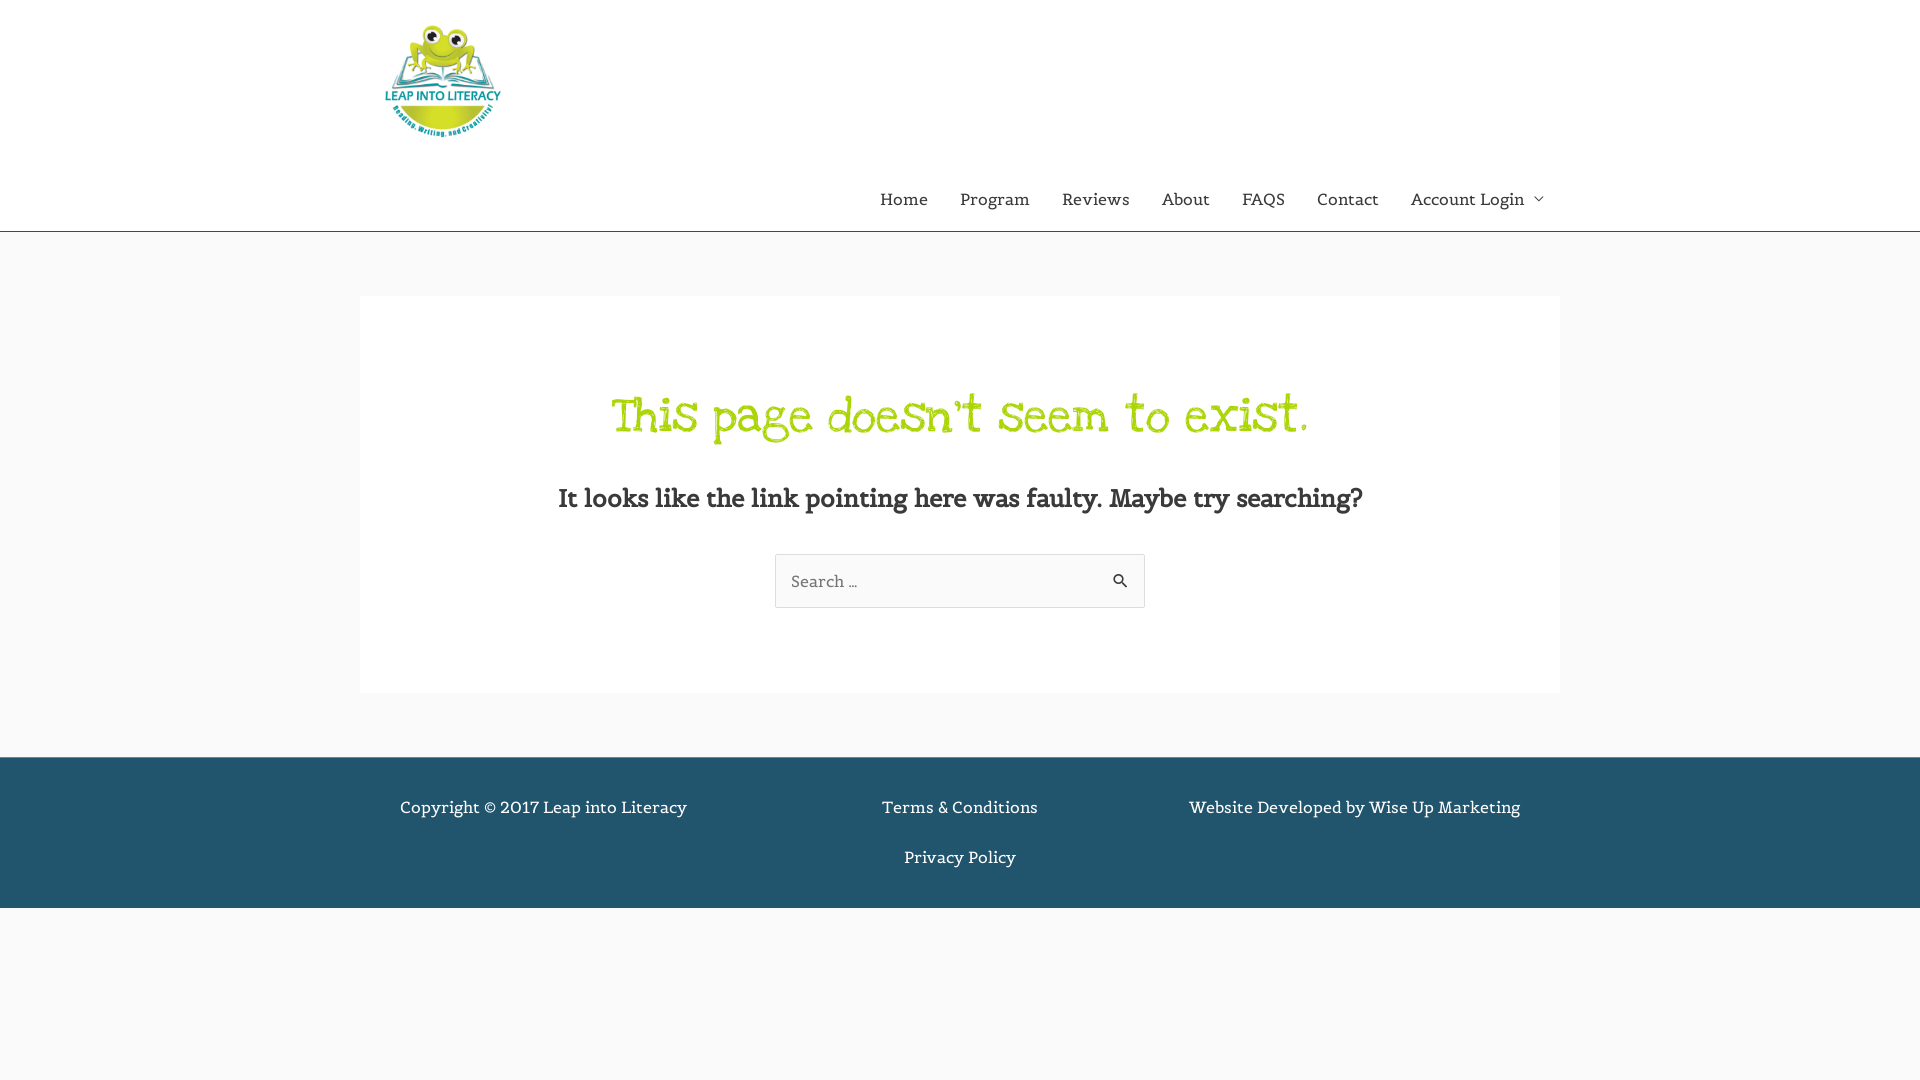 This screenshot has height=1080, width=1920. I want to click on 'Wise Up Marketing', so click(1444, 805).